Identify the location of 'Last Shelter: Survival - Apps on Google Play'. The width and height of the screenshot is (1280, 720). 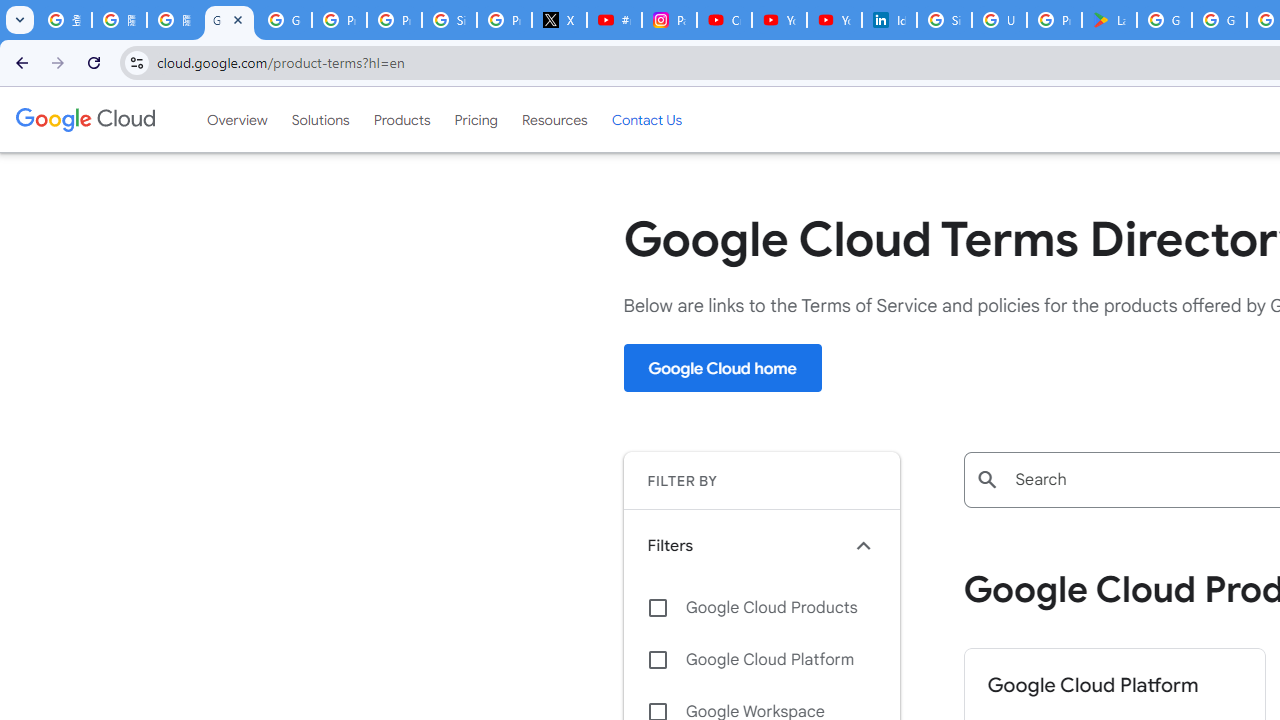
(1108, 20).